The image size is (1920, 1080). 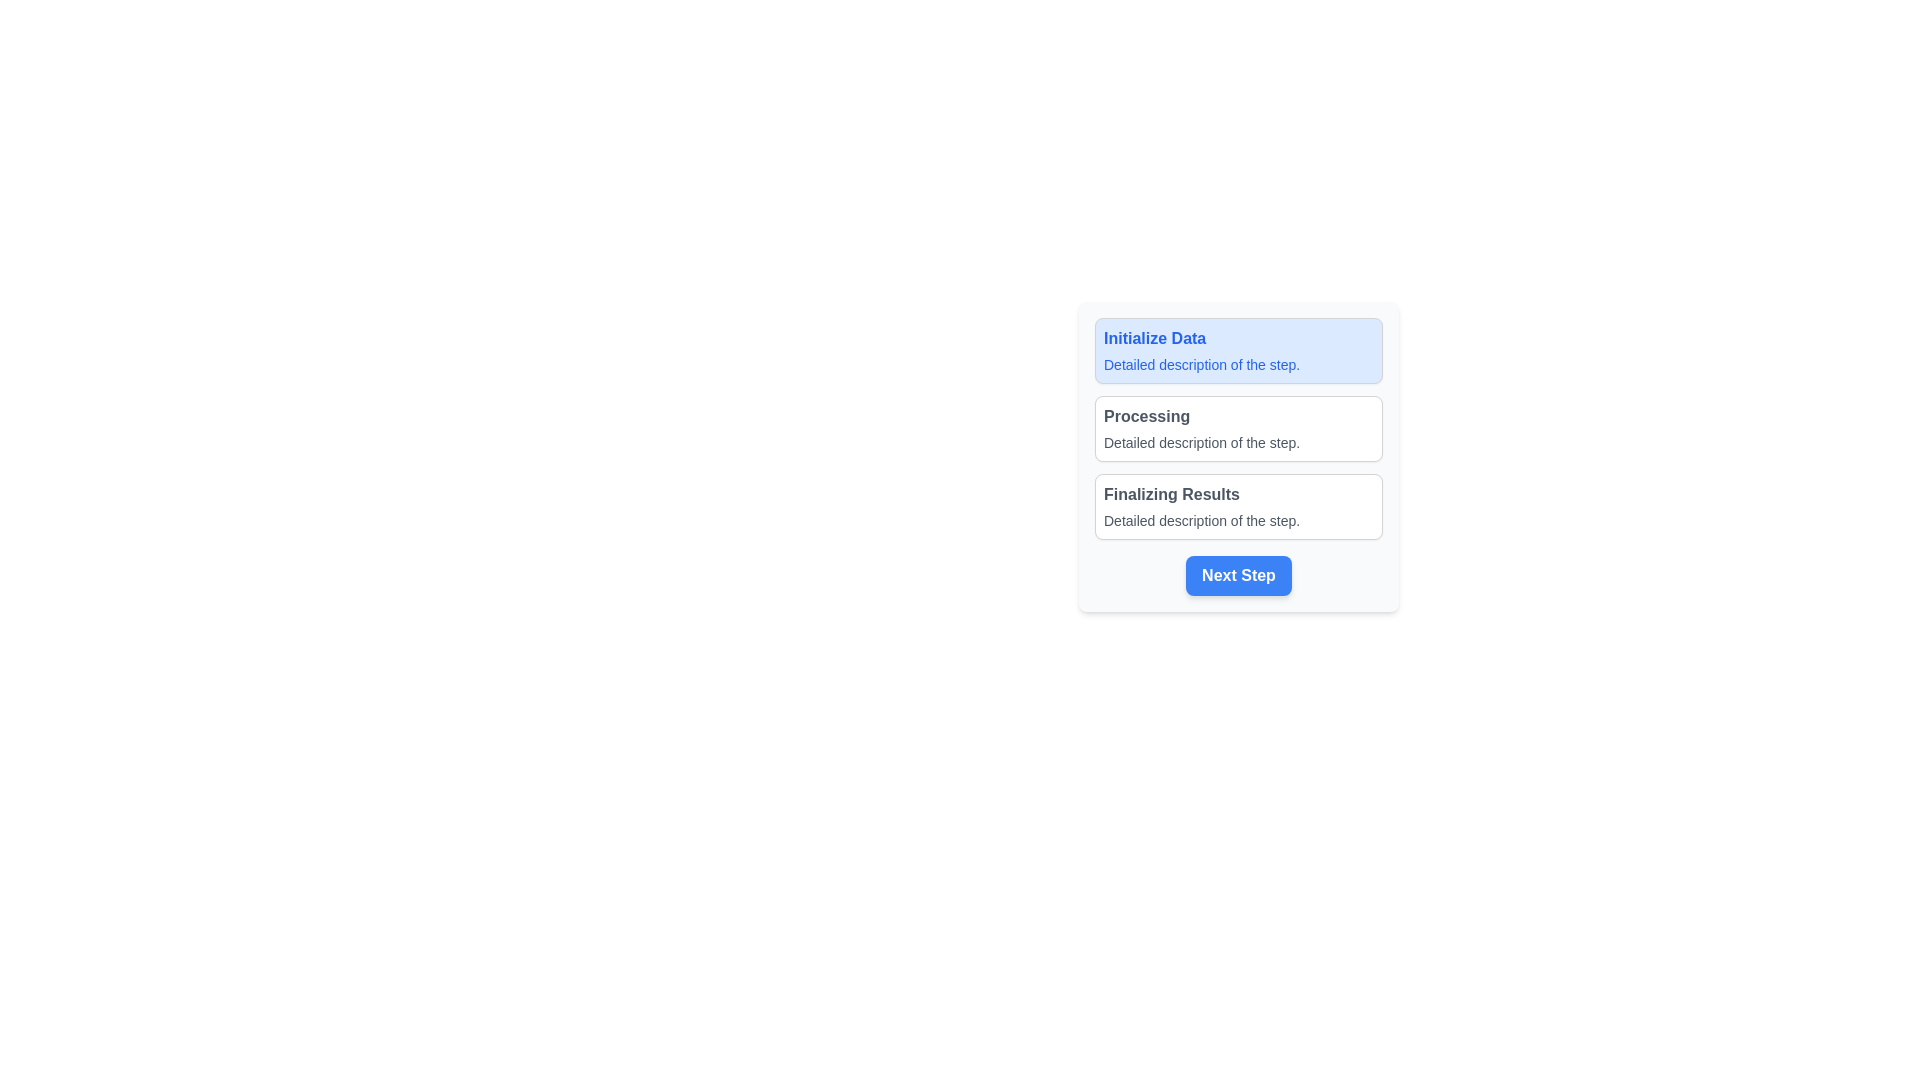 I want to click on the 'Processing' text description block, which is the second section in a sequence of three, positioned centrally between 'Initialize Data' and 'Finalizing Results', so click(x=1237, y=456).